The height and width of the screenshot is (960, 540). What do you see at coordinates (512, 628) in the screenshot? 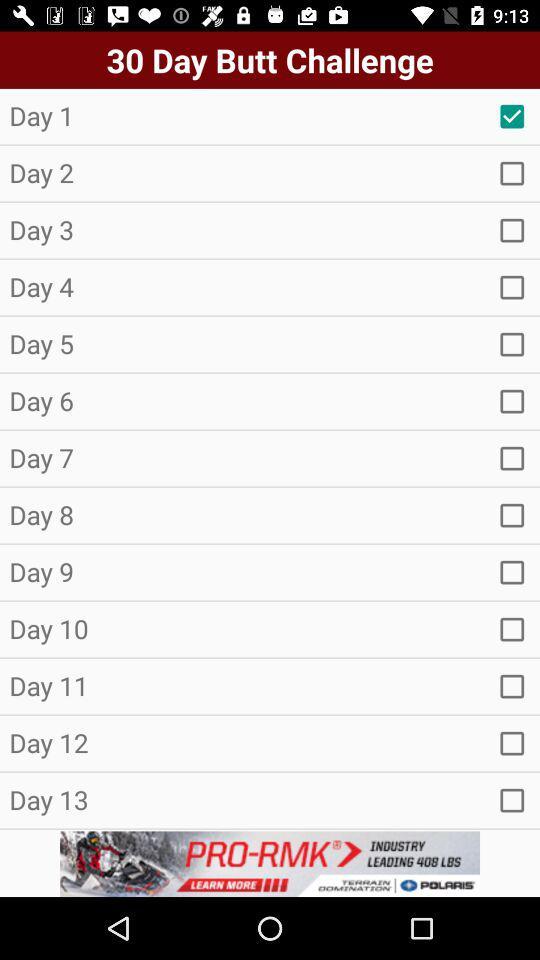
I see `selecti button` at bounding box center [512, 628].